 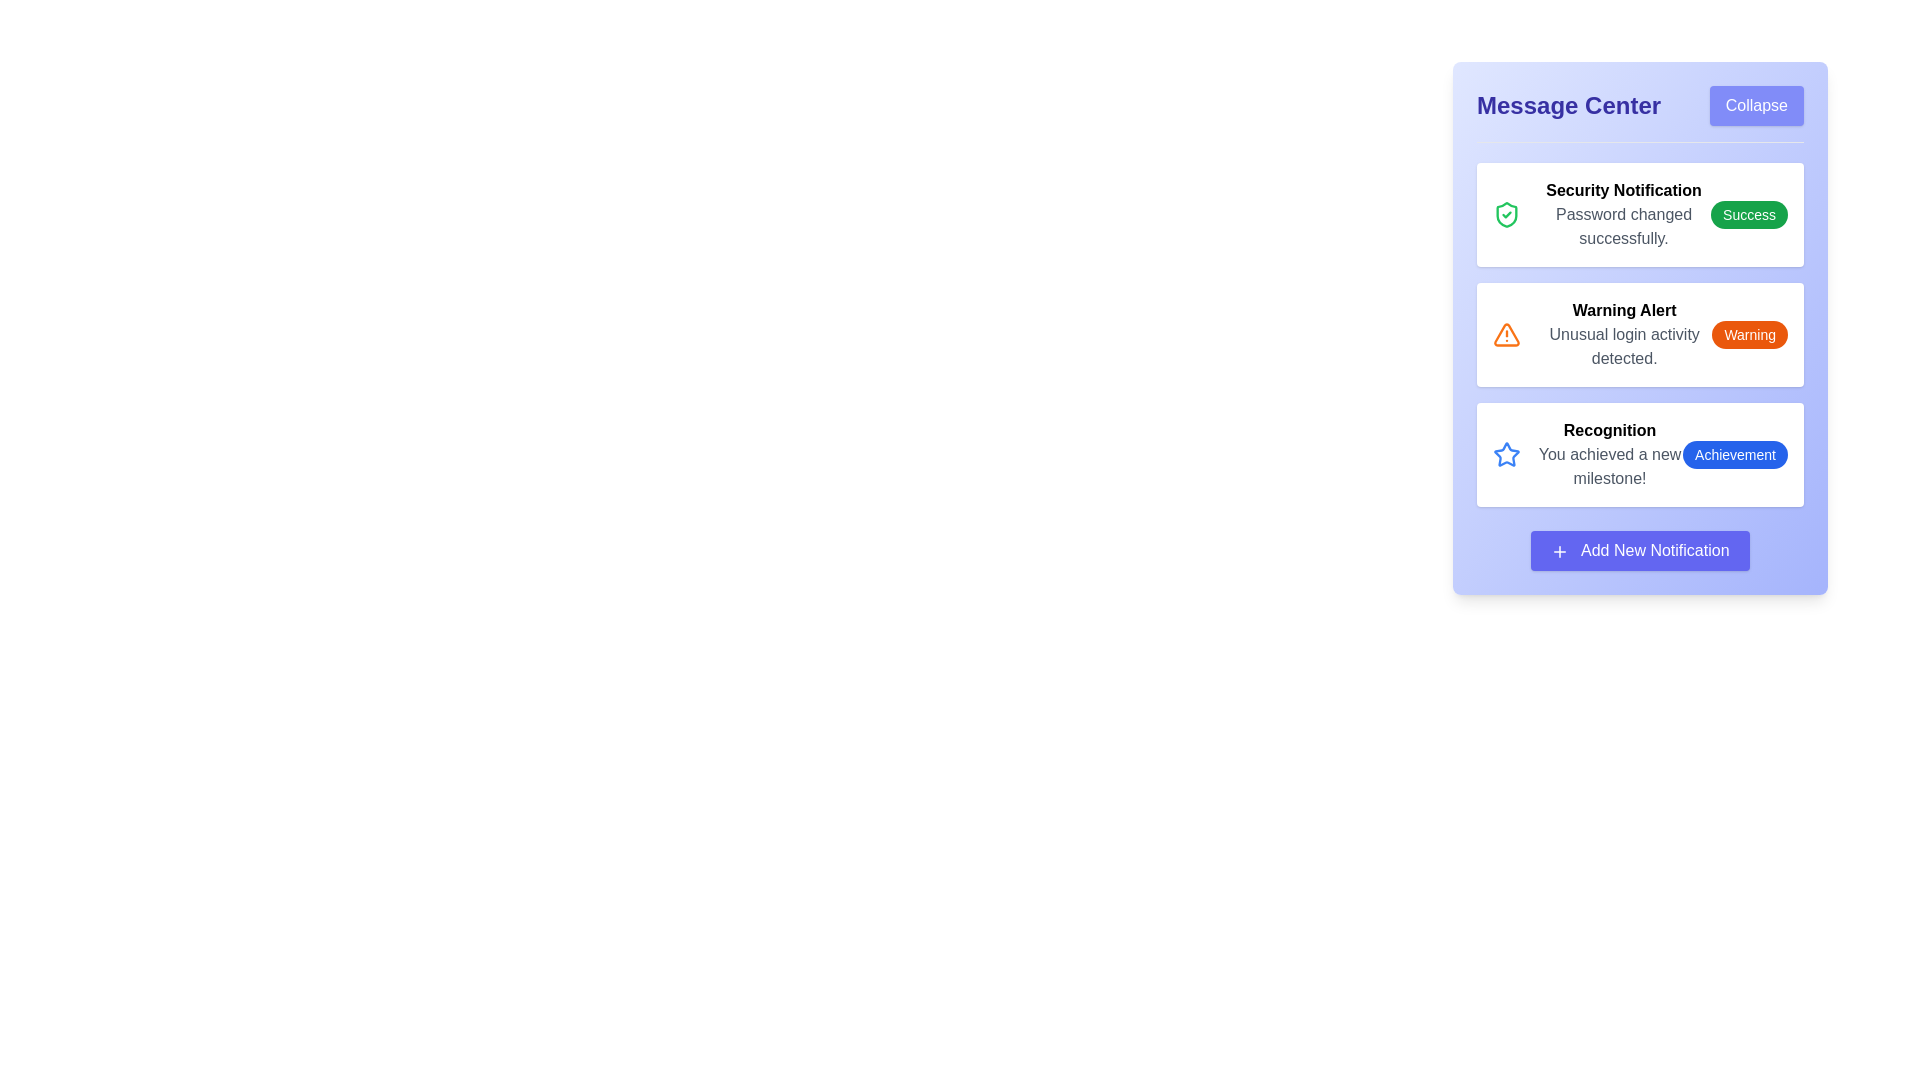 I want to click on the text block titled 'Recognition', which displays the message 'You achieved a new milestone!' in the third notification card of the 'Message Center', so click(x=1610, y=455).